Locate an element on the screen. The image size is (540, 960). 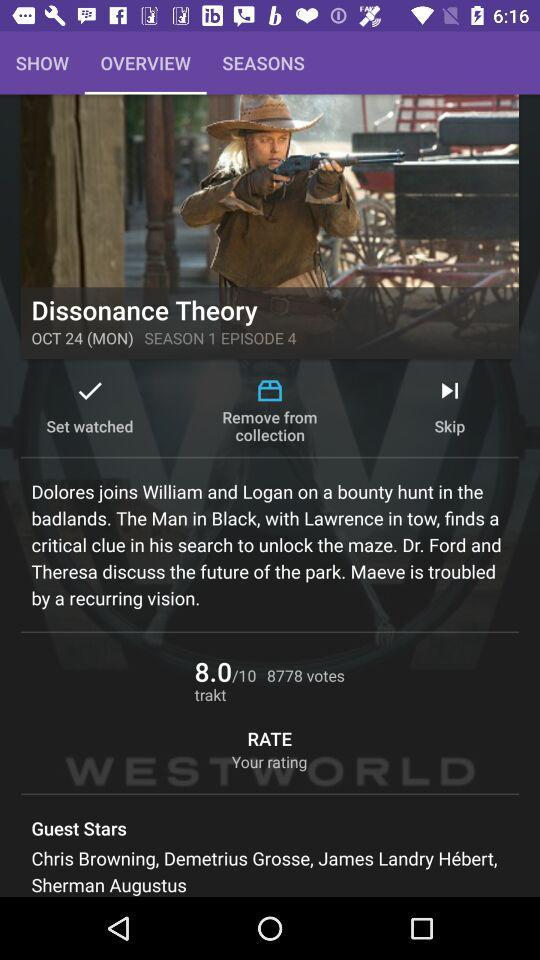
the item next to the set watched item is located at coordinates (270, 409).